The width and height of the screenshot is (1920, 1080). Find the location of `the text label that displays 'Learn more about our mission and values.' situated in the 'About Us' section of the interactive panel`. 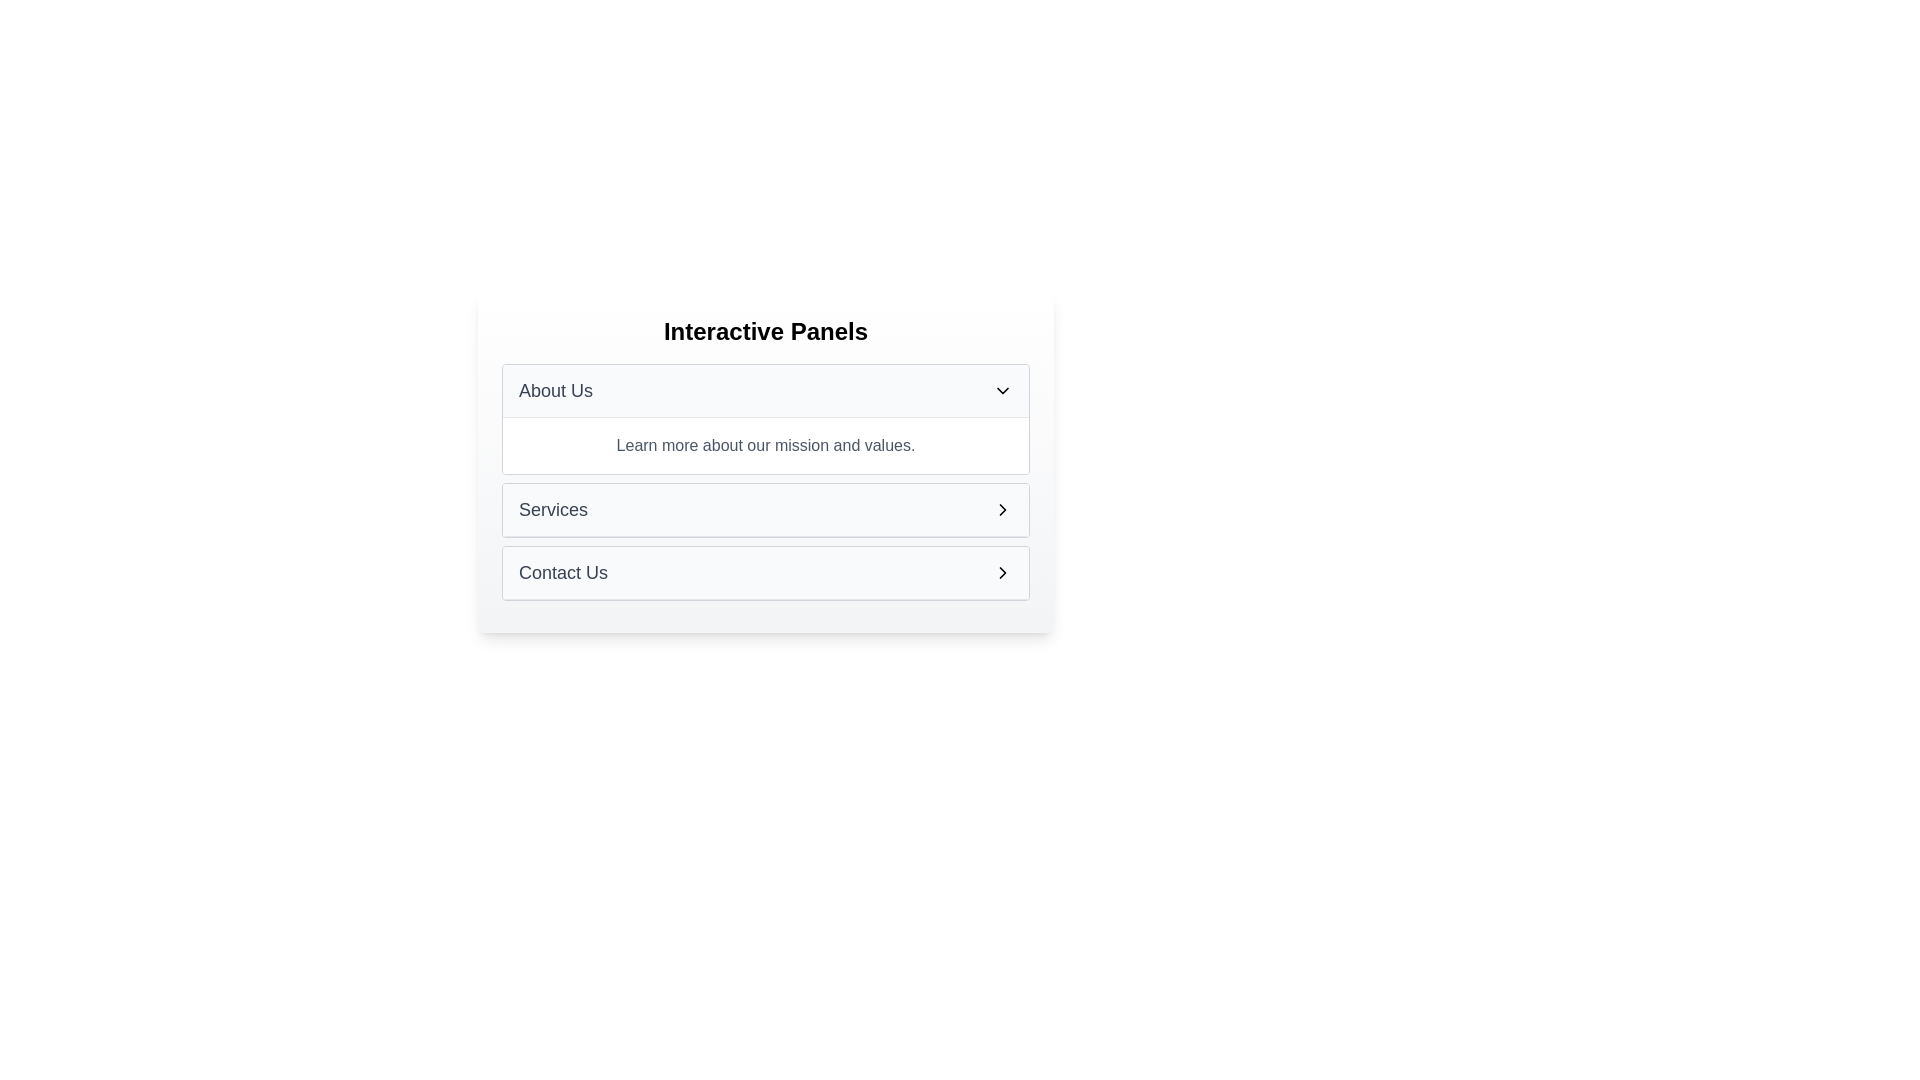

the text label that displays 'Learn more about our mission and values.' situated in the 'About Us' section of the interactive panel is located at coordinates (765, 445).